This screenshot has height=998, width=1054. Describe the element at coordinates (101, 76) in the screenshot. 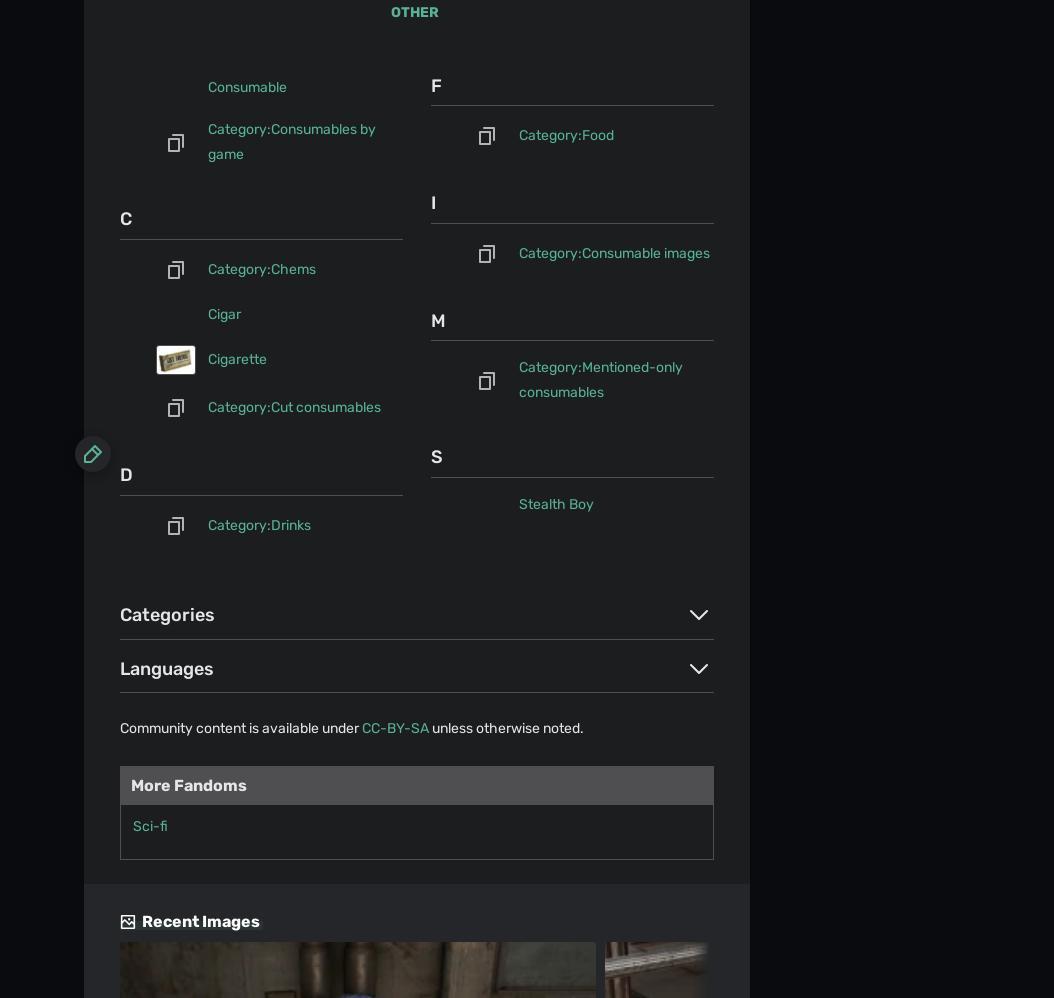

I see `'About'` at that location.